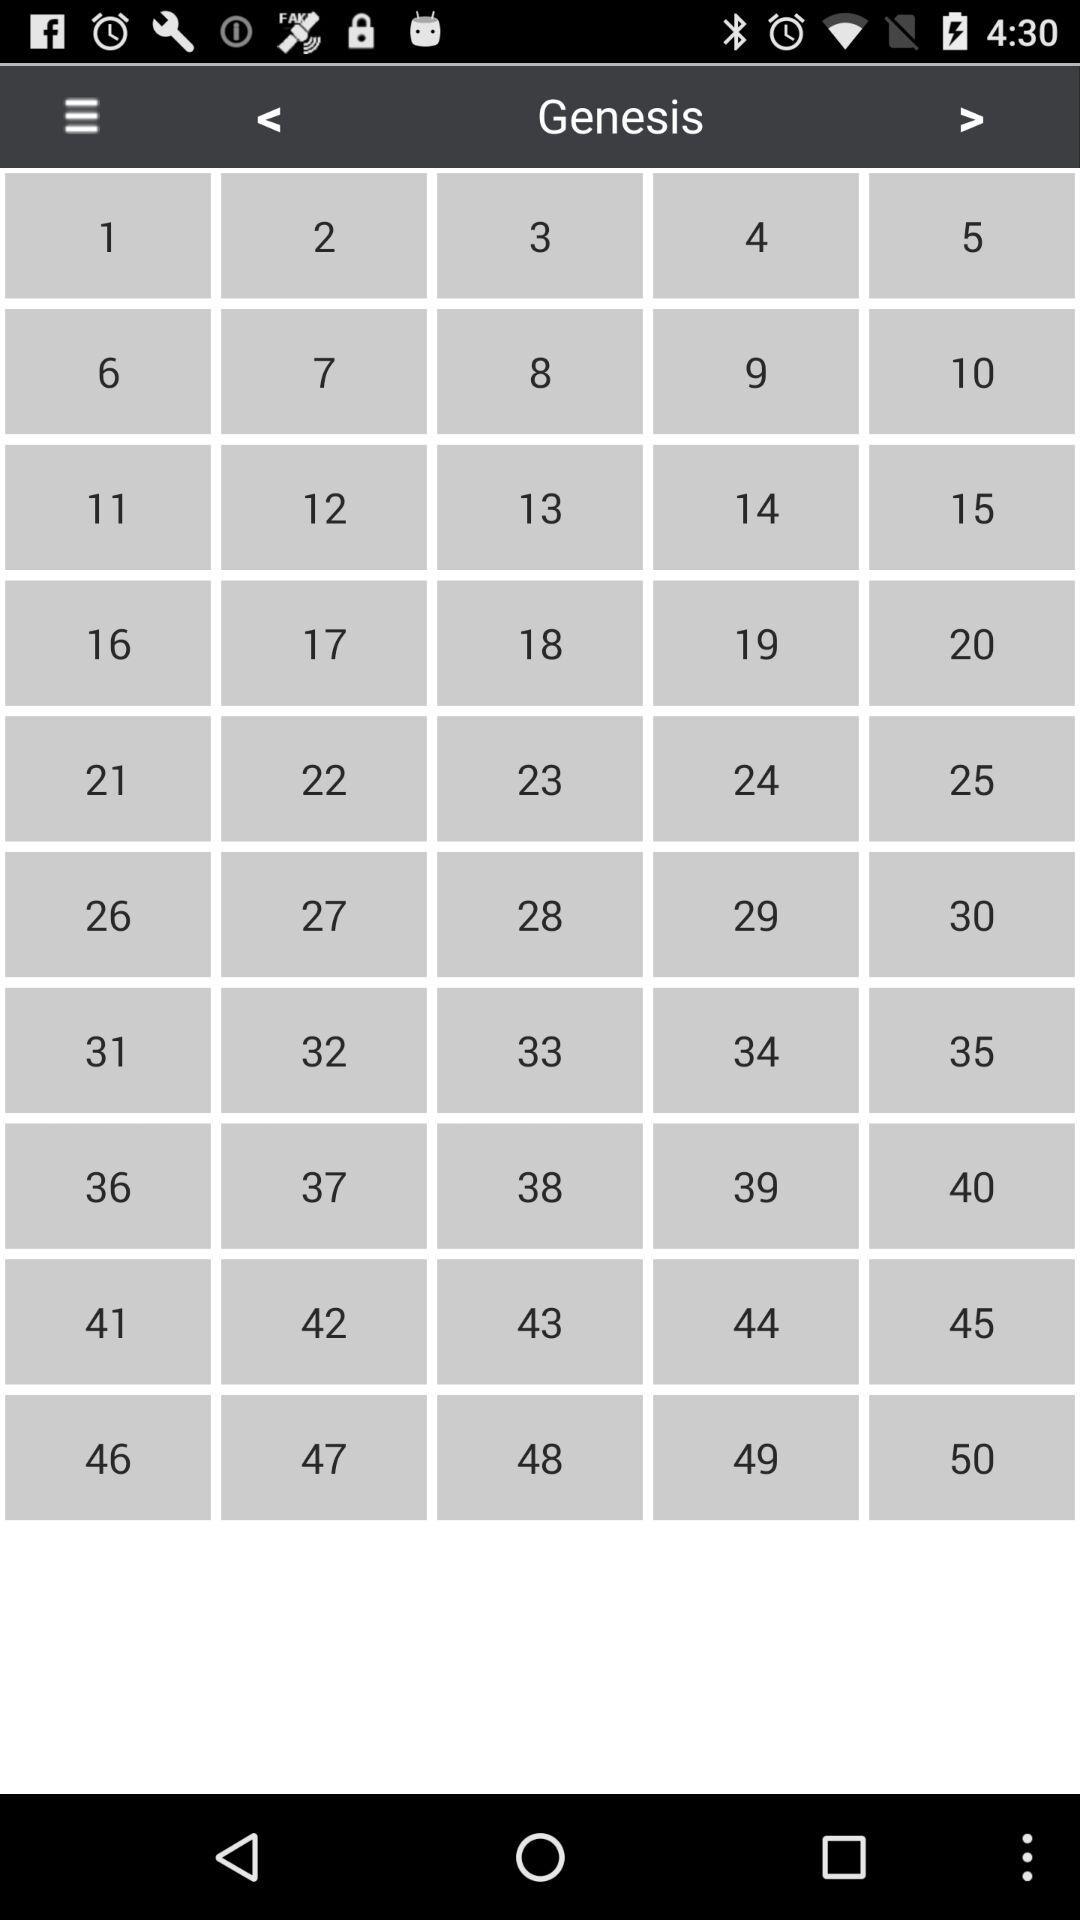 The image size is (1080, 1920). What do you see at coordinates (970, 114) in the screenshot?
I see `item to the right of genesis` at bounding box center [970, 114].